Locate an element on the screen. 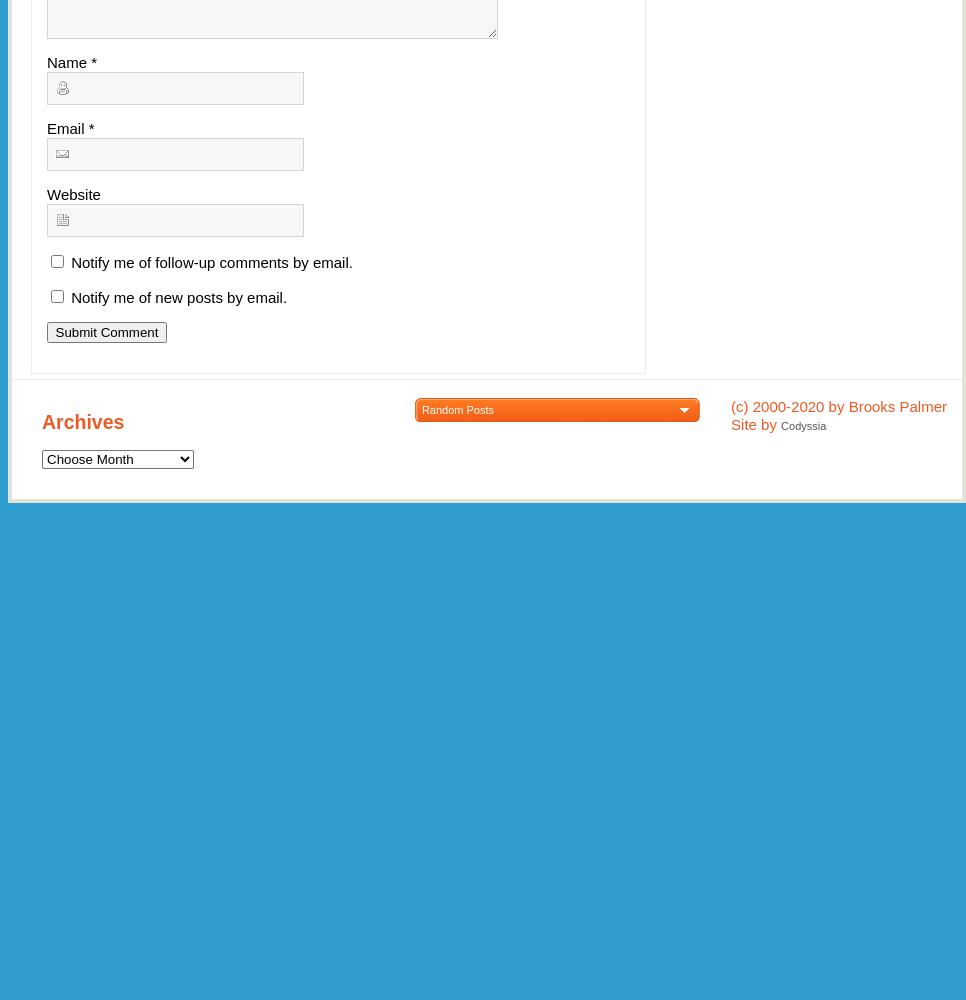 This screenshot has width=966, height=1000. 'Notify me of follow-up comments by email.' is located at coordinates (210, 262).